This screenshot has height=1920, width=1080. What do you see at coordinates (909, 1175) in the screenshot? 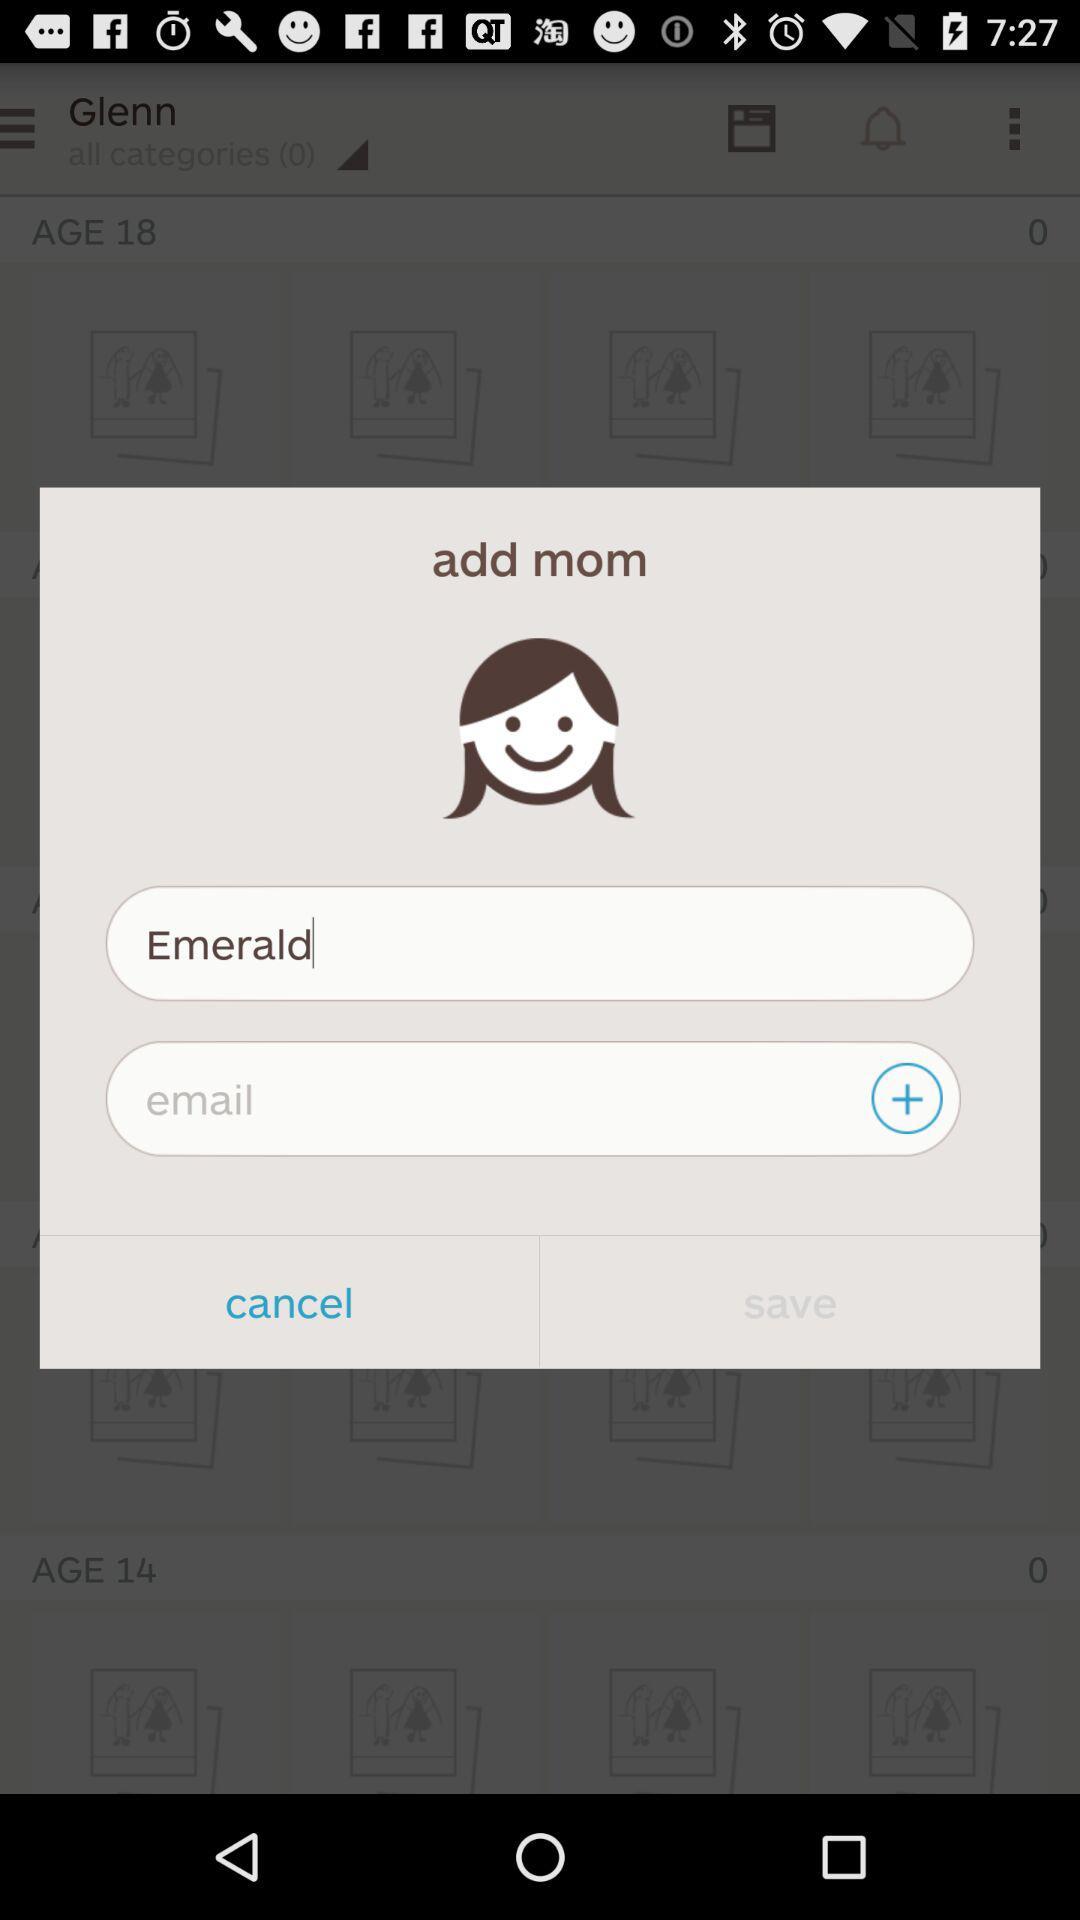
I see `the add icon` at bounding box center [909, 1175].